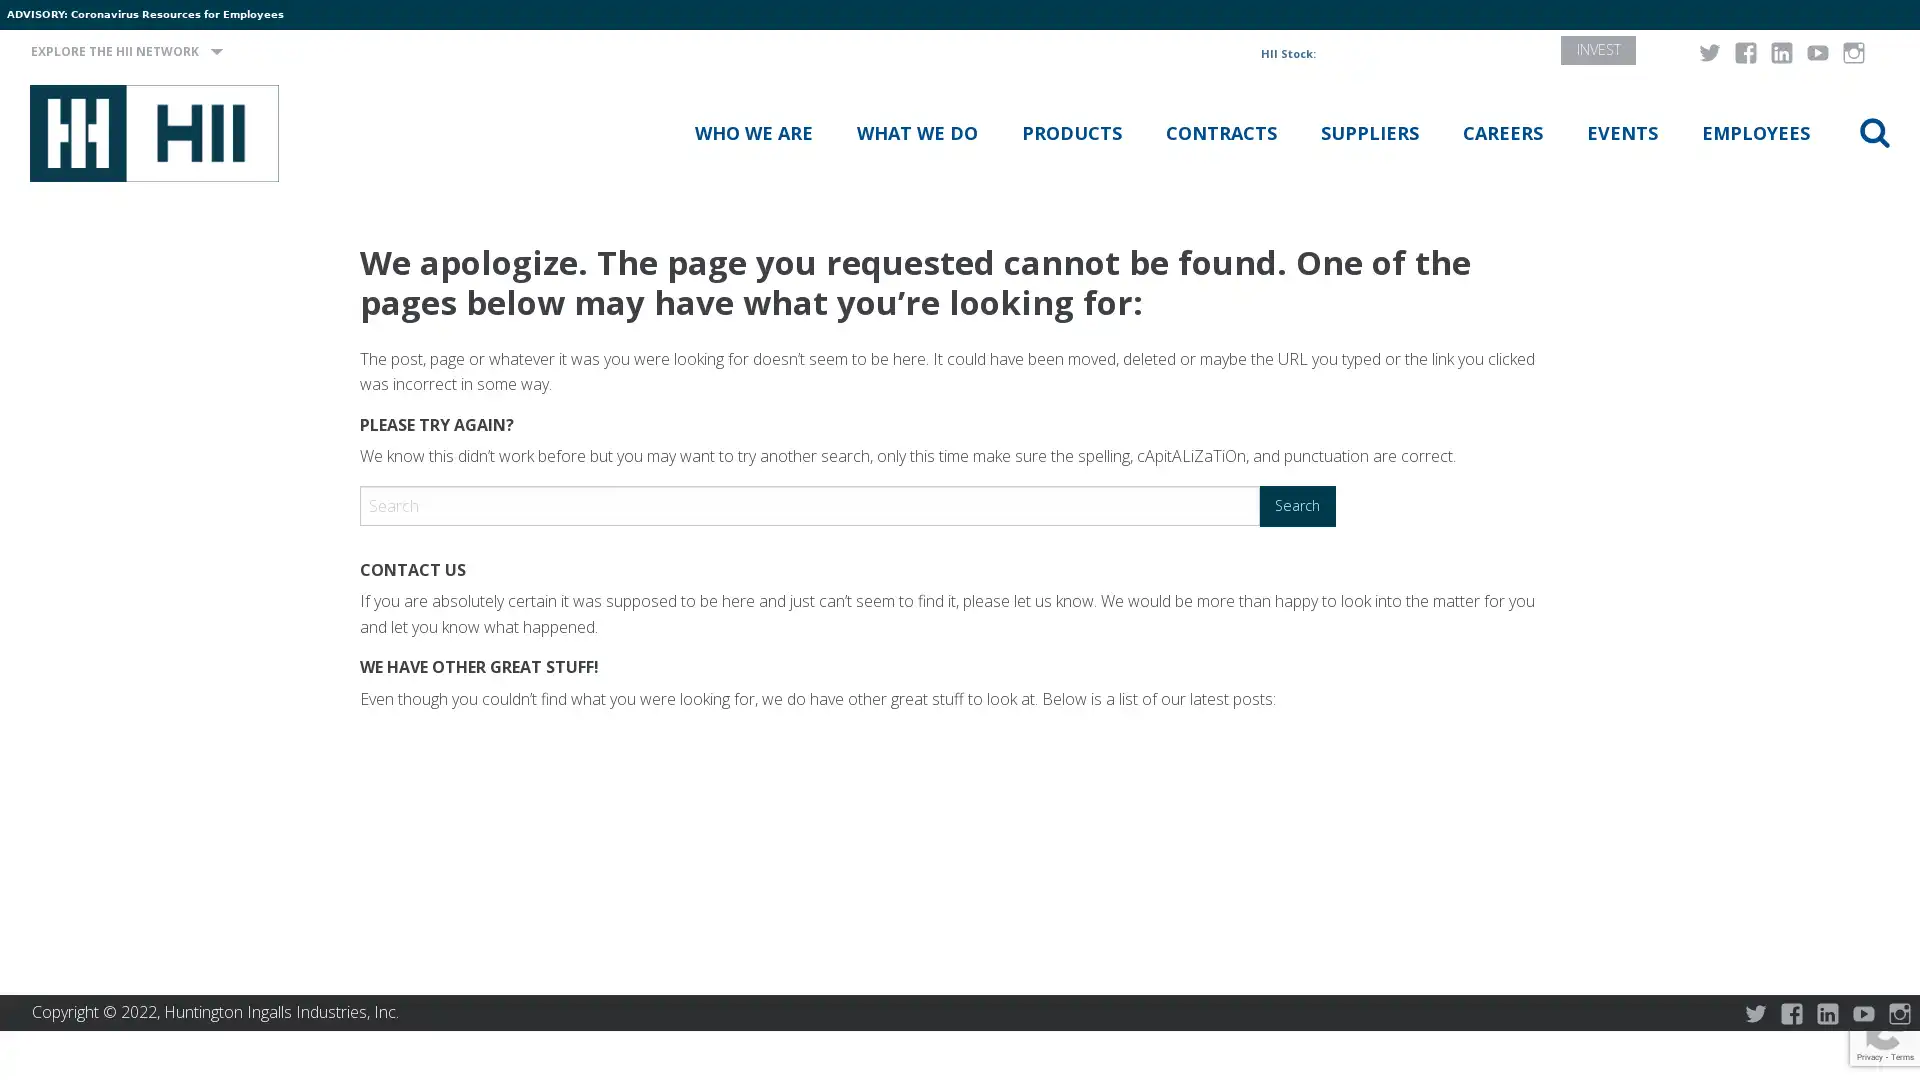 The image size is (1920, 1080). I want to click on Search, so click(1297, 504).